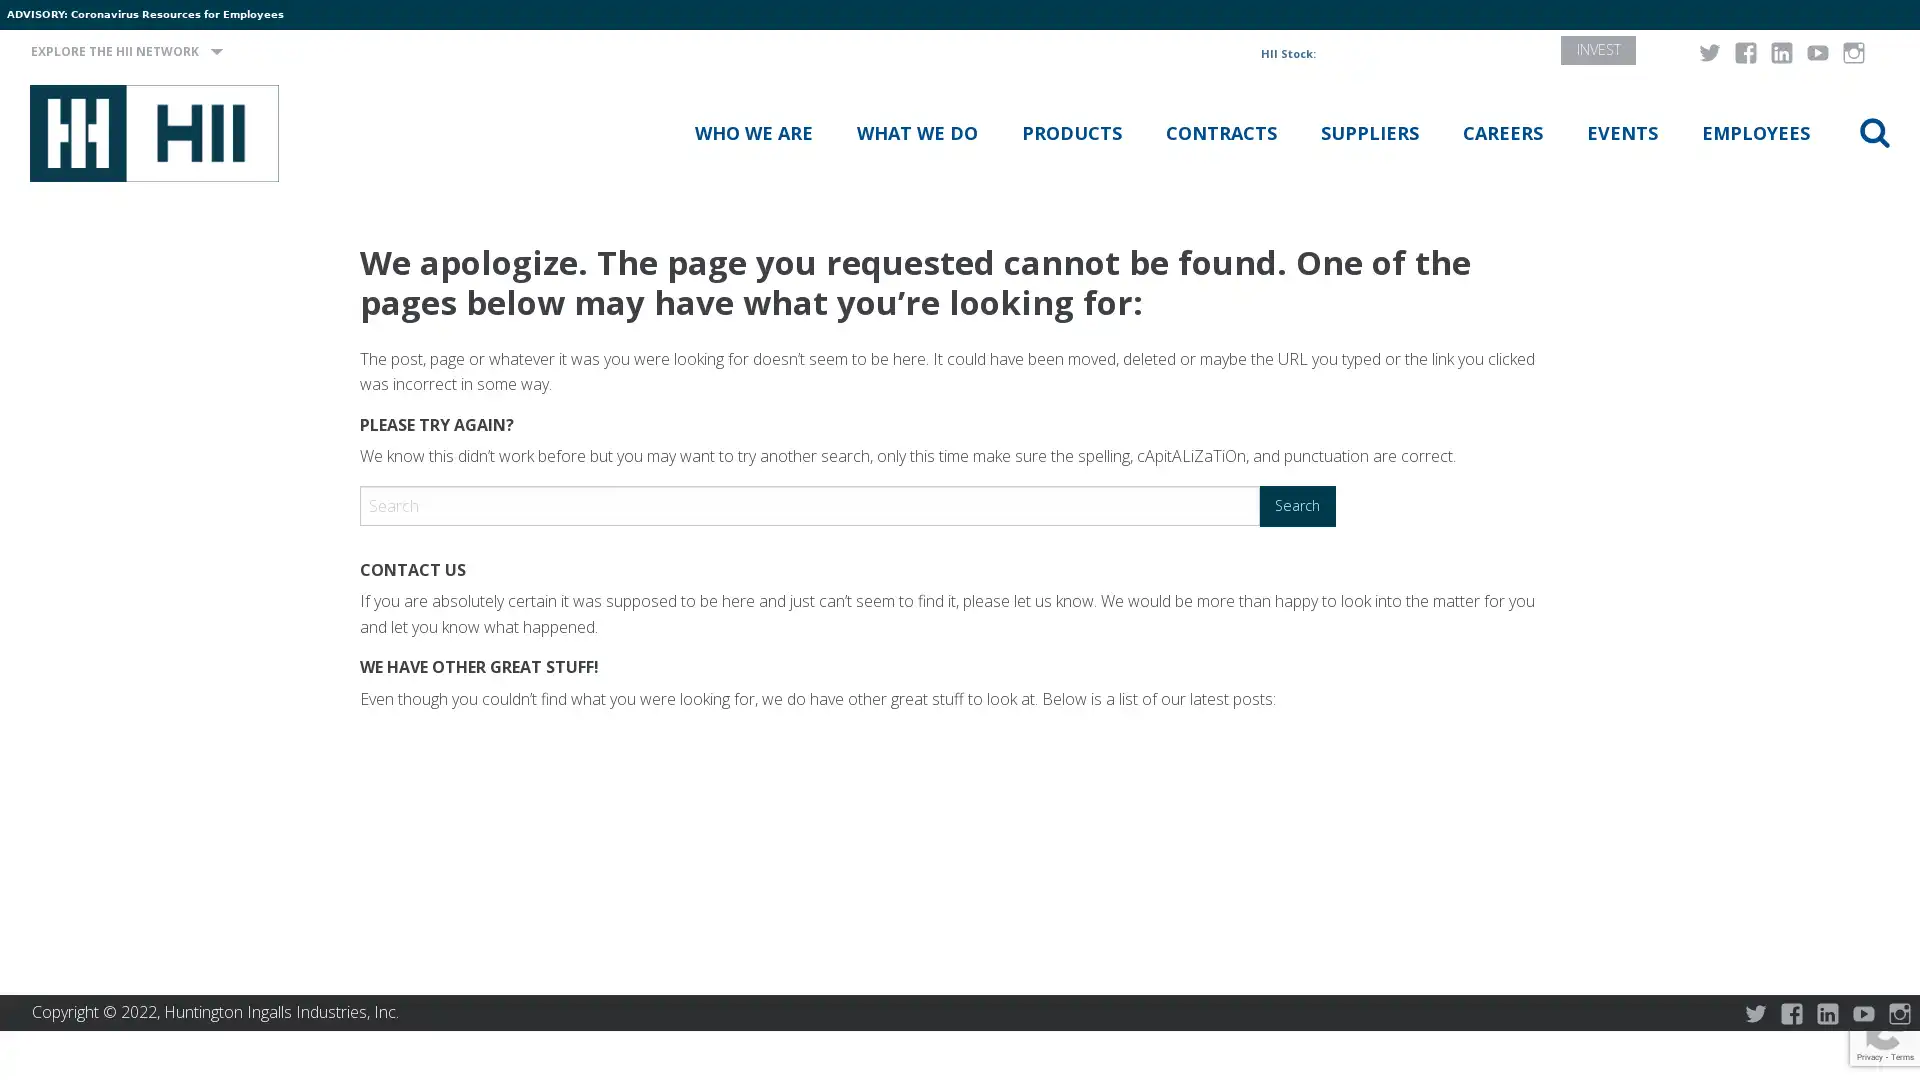 The image size is (1920, 1080). I want to click on Search, so click(1297, 504).